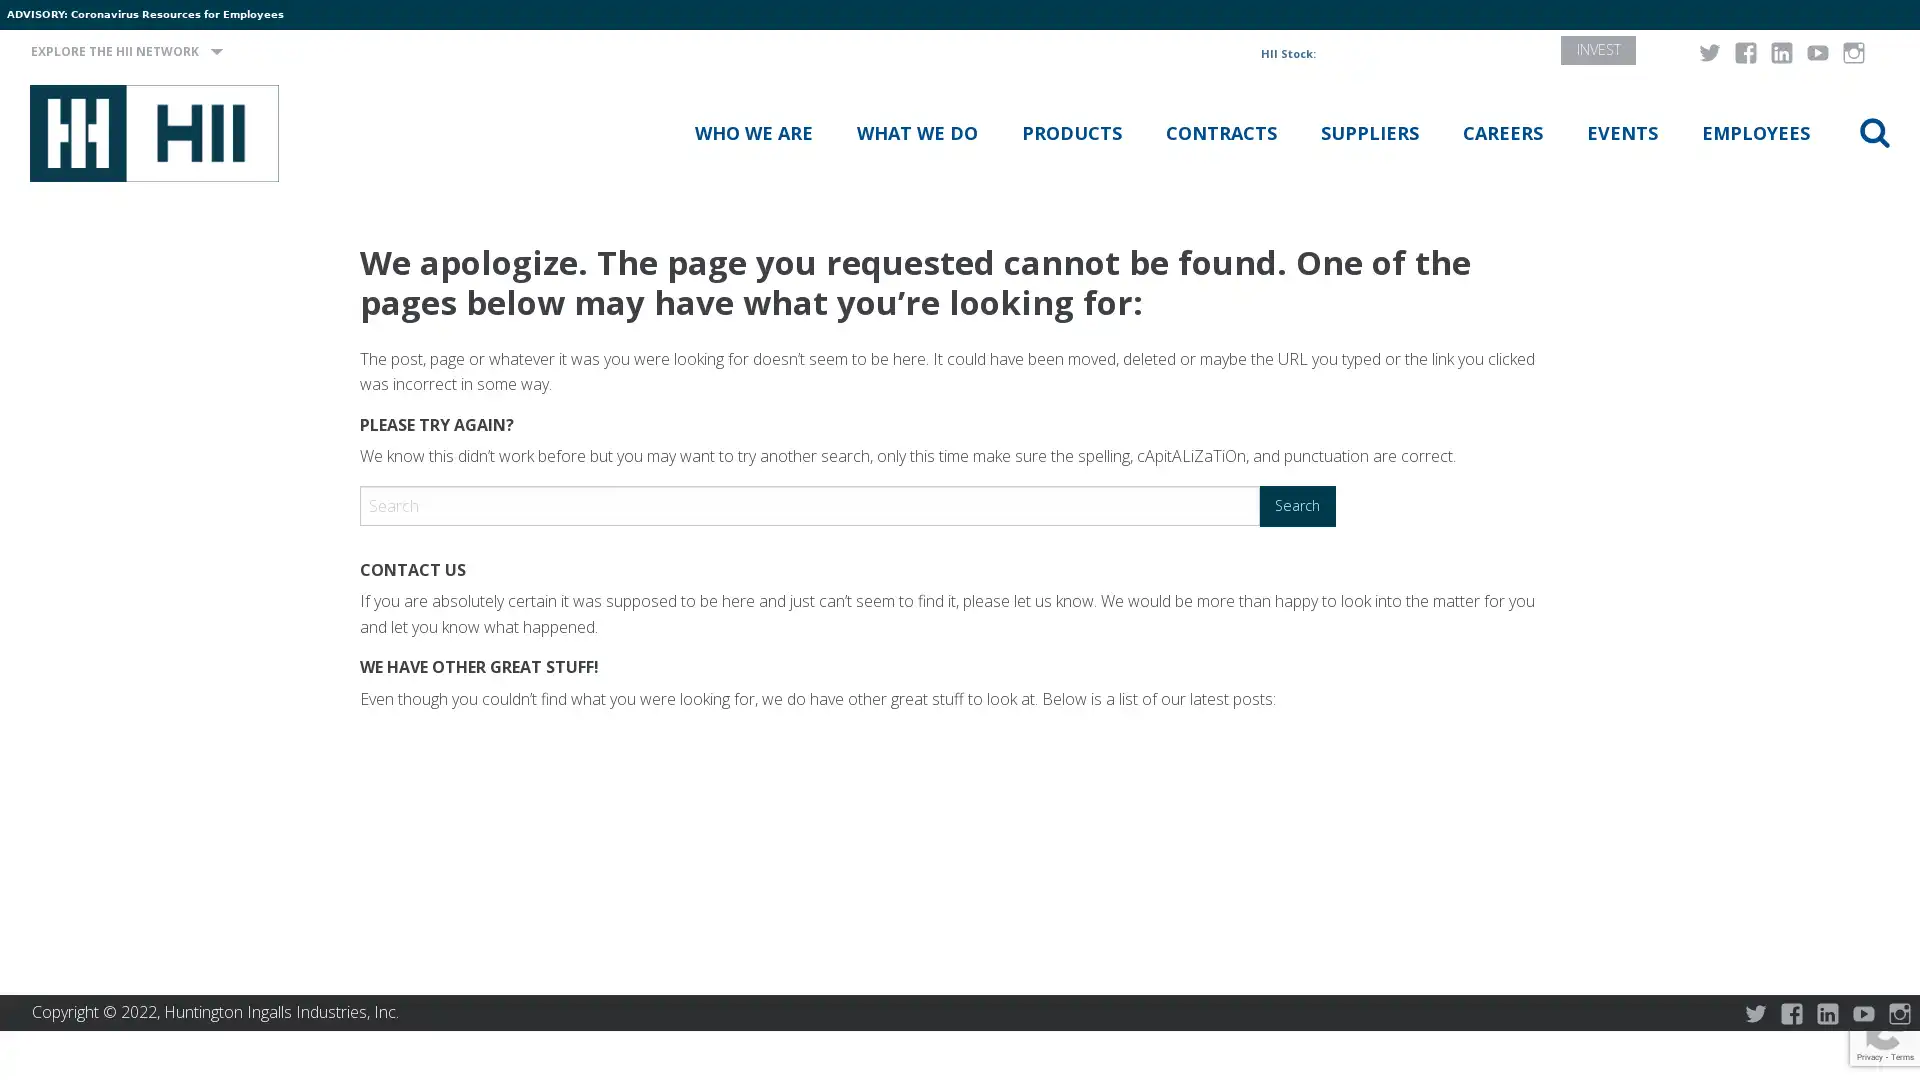 The image size is (1920, 1080). I want to click on Search, so click(1297, 504).